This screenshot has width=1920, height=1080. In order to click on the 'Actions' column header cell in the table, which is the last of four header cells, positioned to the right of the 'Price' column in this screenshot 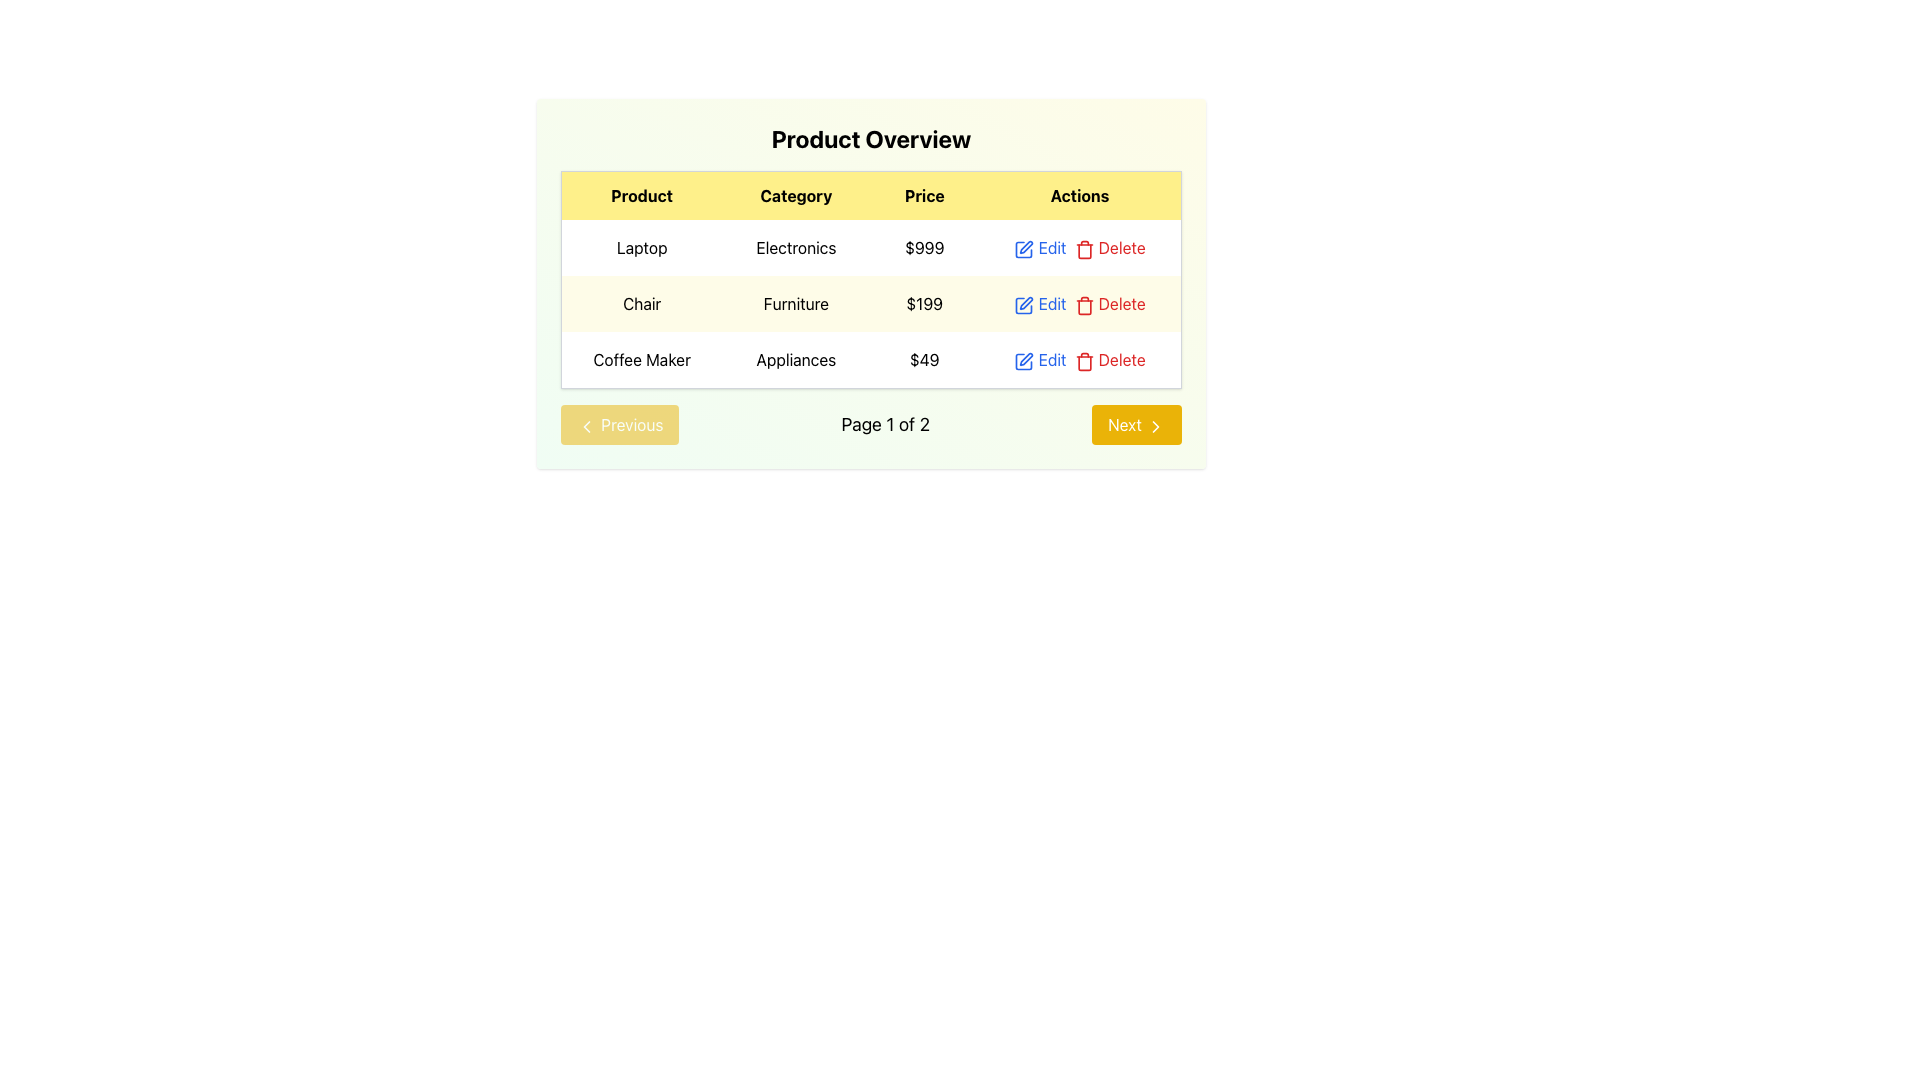, I will do `click(1079, 195)`.